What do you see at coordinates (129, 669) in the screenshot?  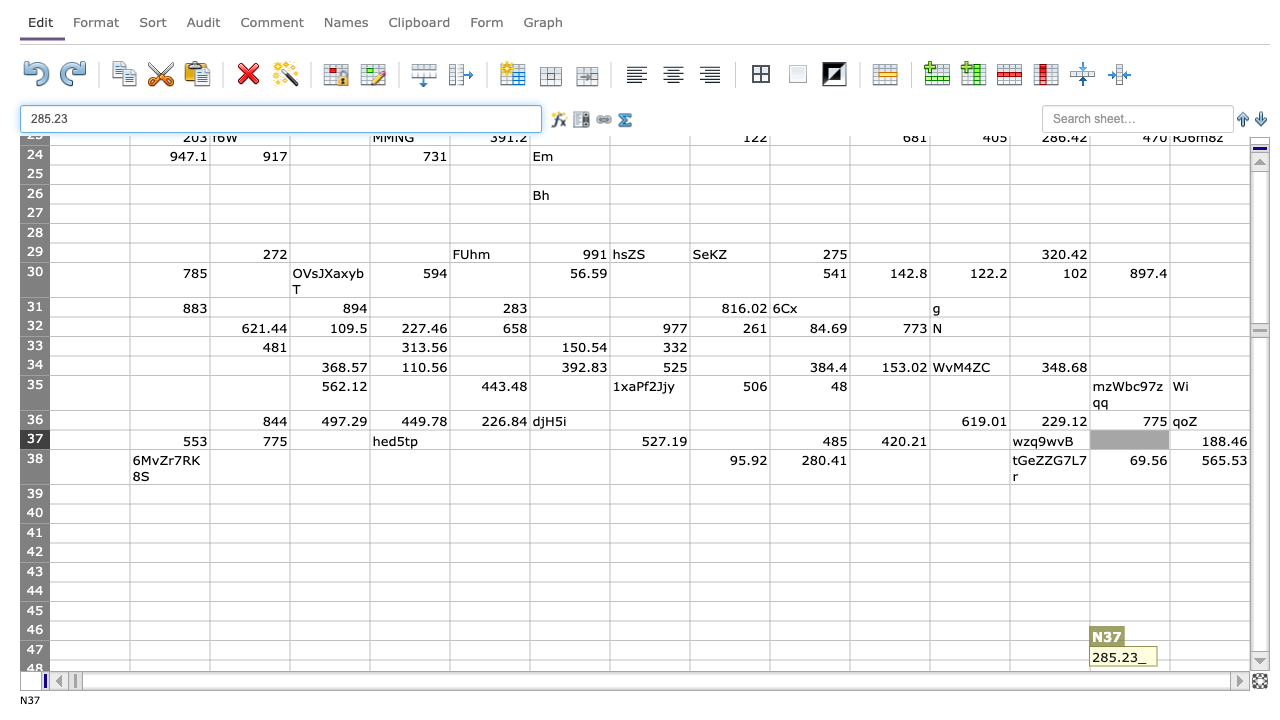 I see `Left border of cell B-48` at bounding box center [129, 669].